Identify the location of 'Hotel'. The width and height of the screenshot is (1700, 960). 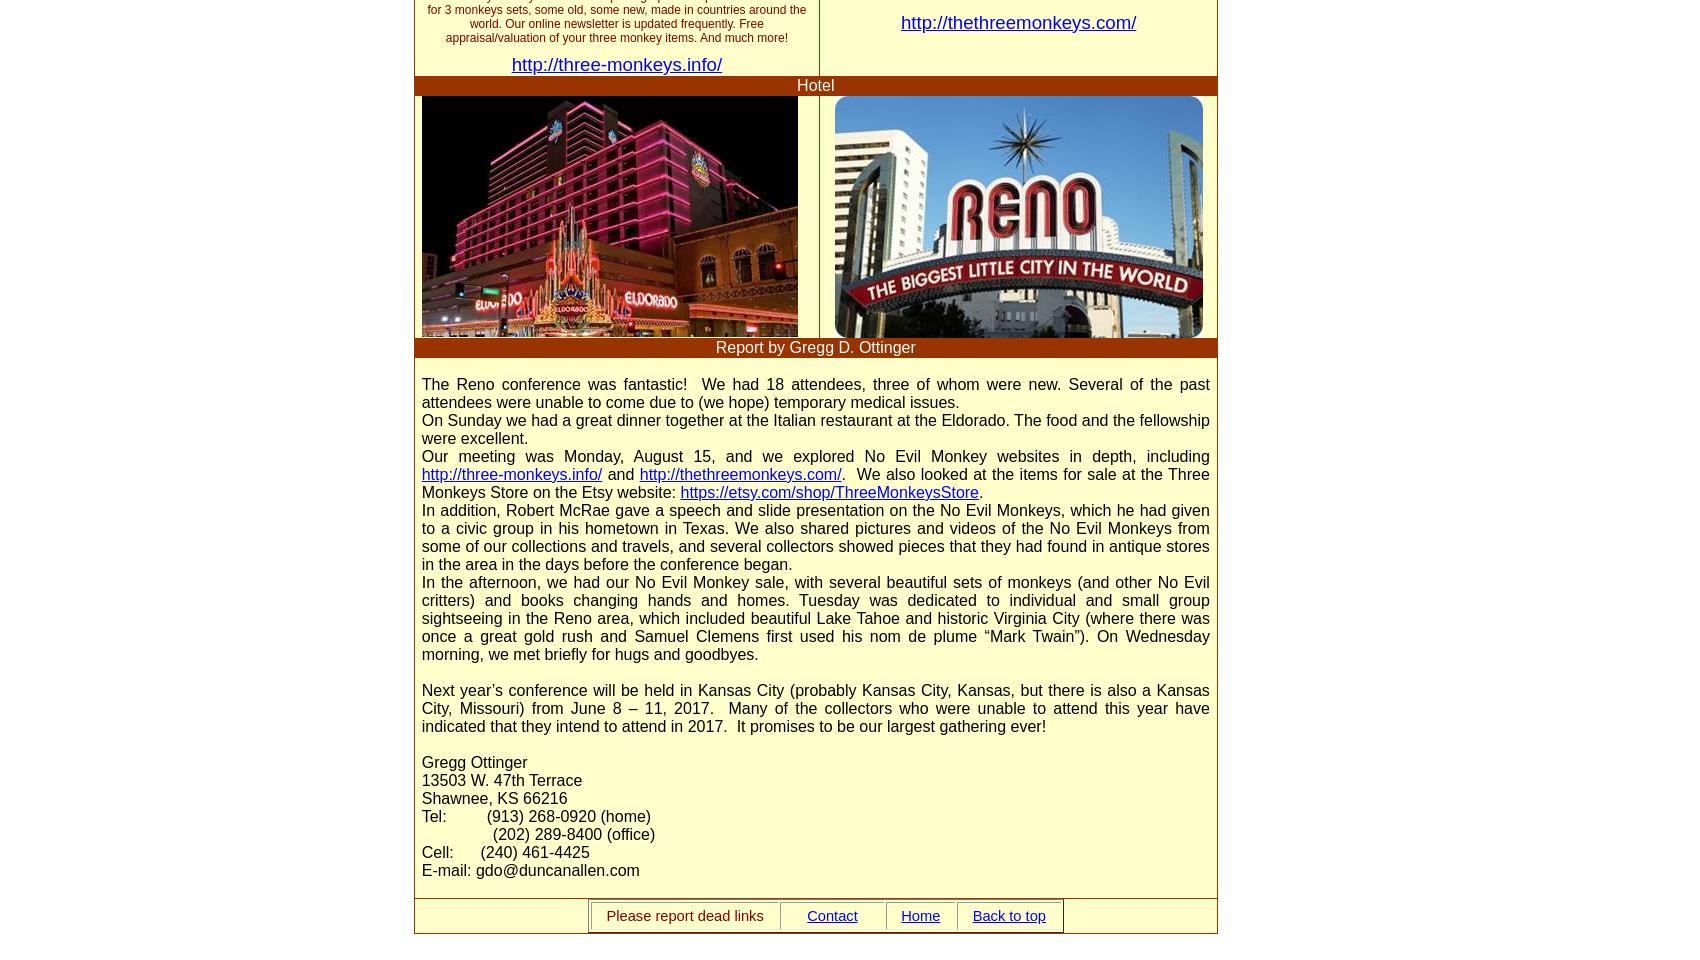
(814, 85).